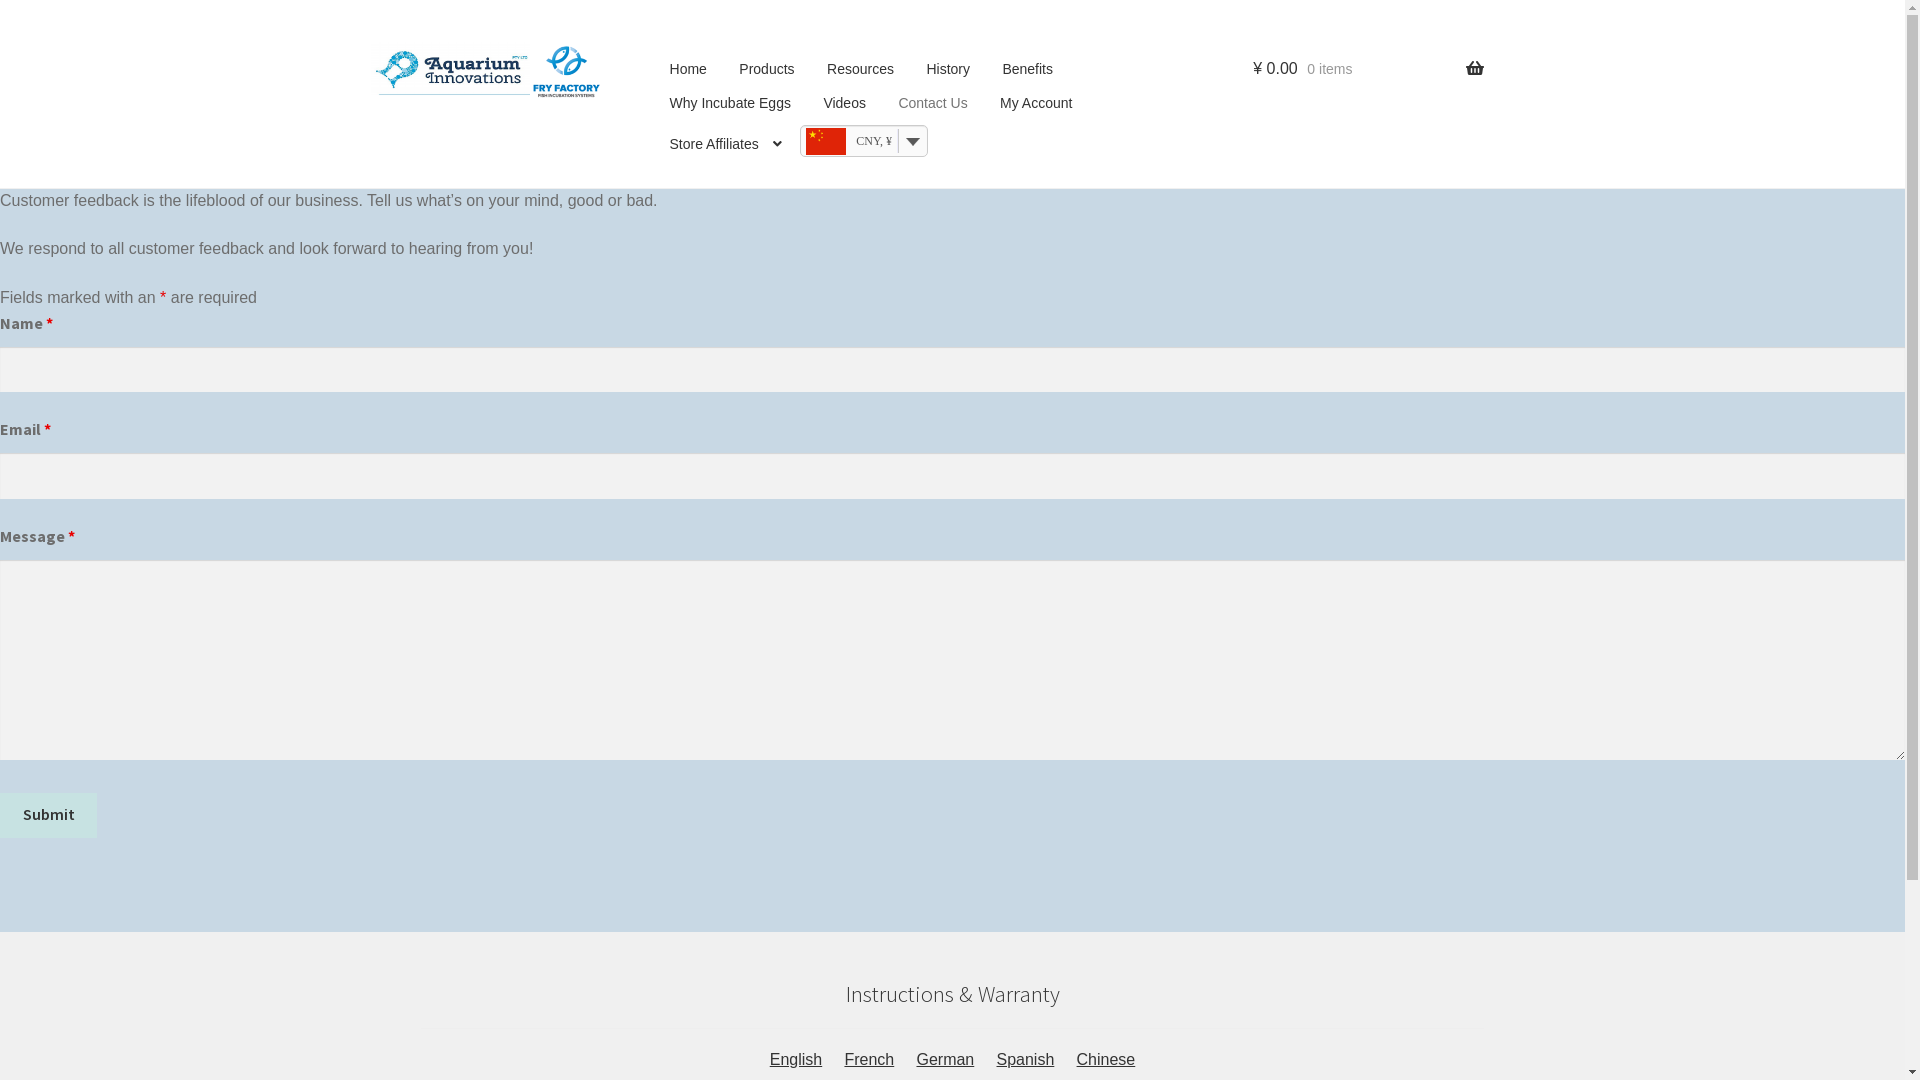 This screenshot has height=1080, width=1920. What do you see at coordinates (48, 814) in the screenshot?
I see `'Submit'` at bounding box center [48, 814].